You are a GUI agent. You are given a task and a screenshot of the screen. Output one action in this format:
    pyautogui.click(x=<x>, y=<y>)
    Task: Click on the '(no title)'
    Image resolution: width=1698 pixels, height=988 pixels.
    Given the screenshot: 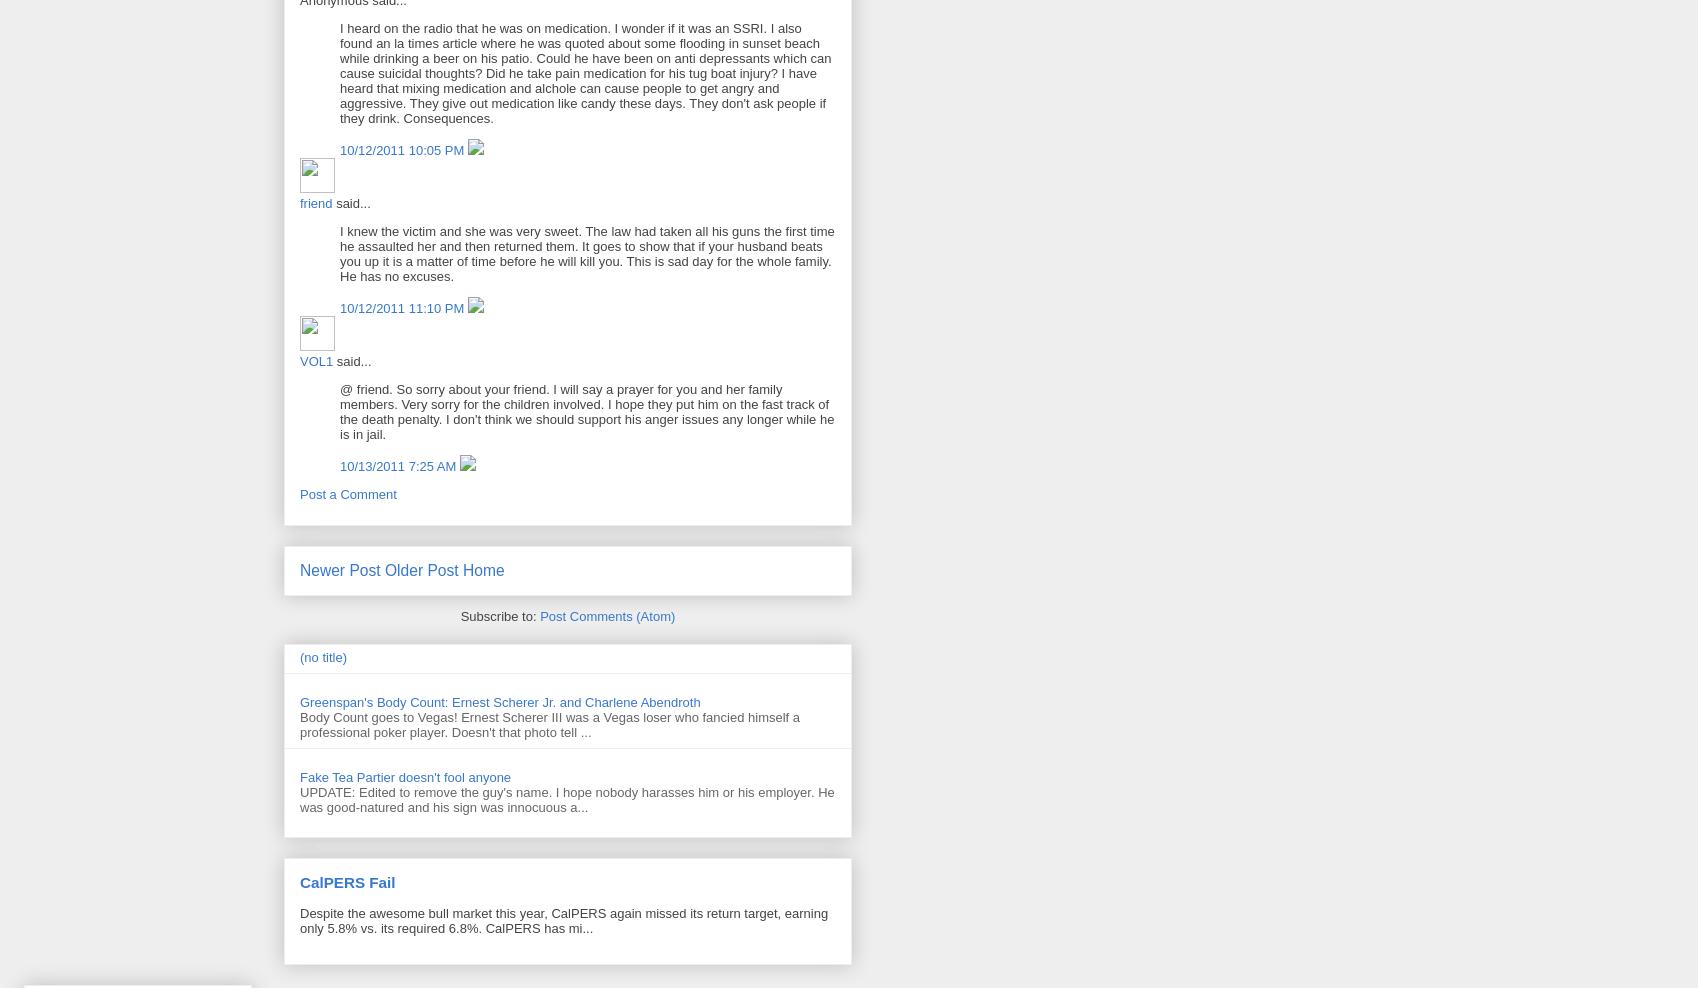 What is the action you would take?
    pyautogui.click(x=321, y=656)
    